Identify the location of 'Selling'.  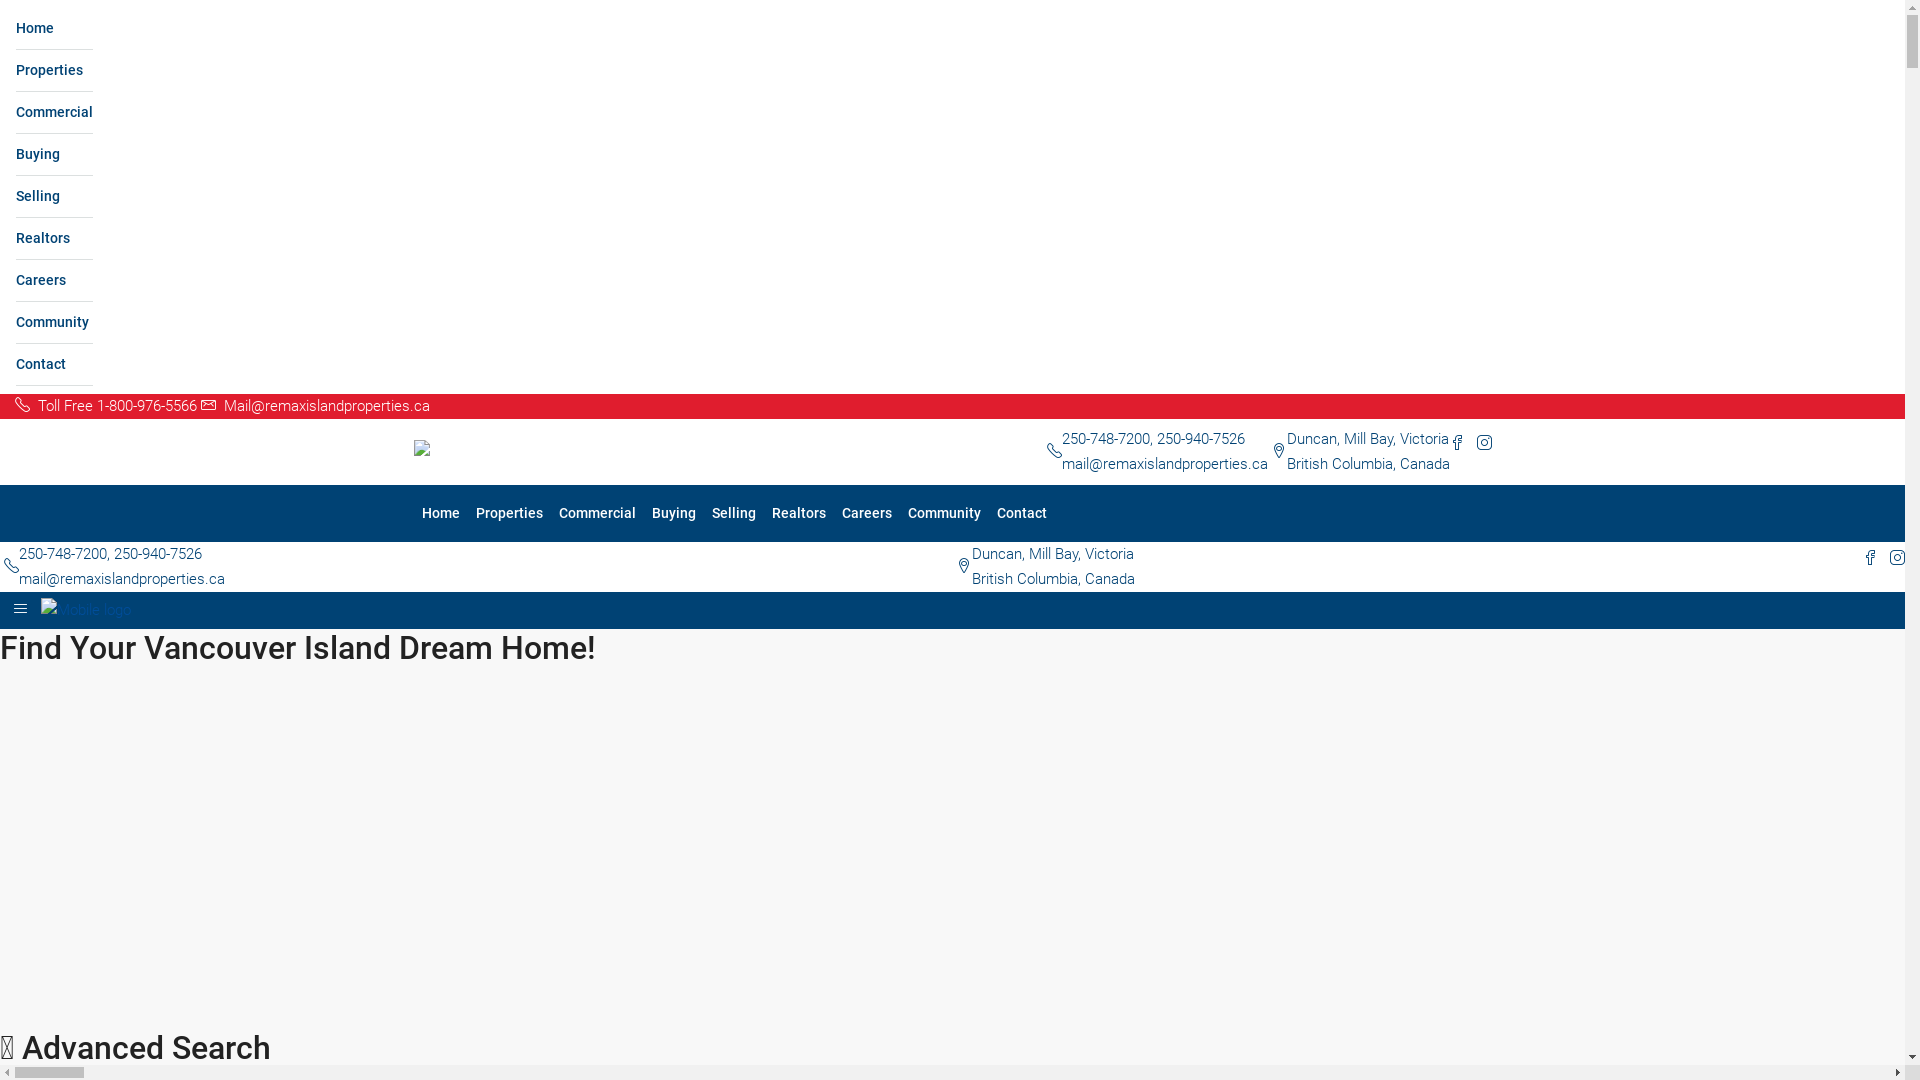
(54, 196).